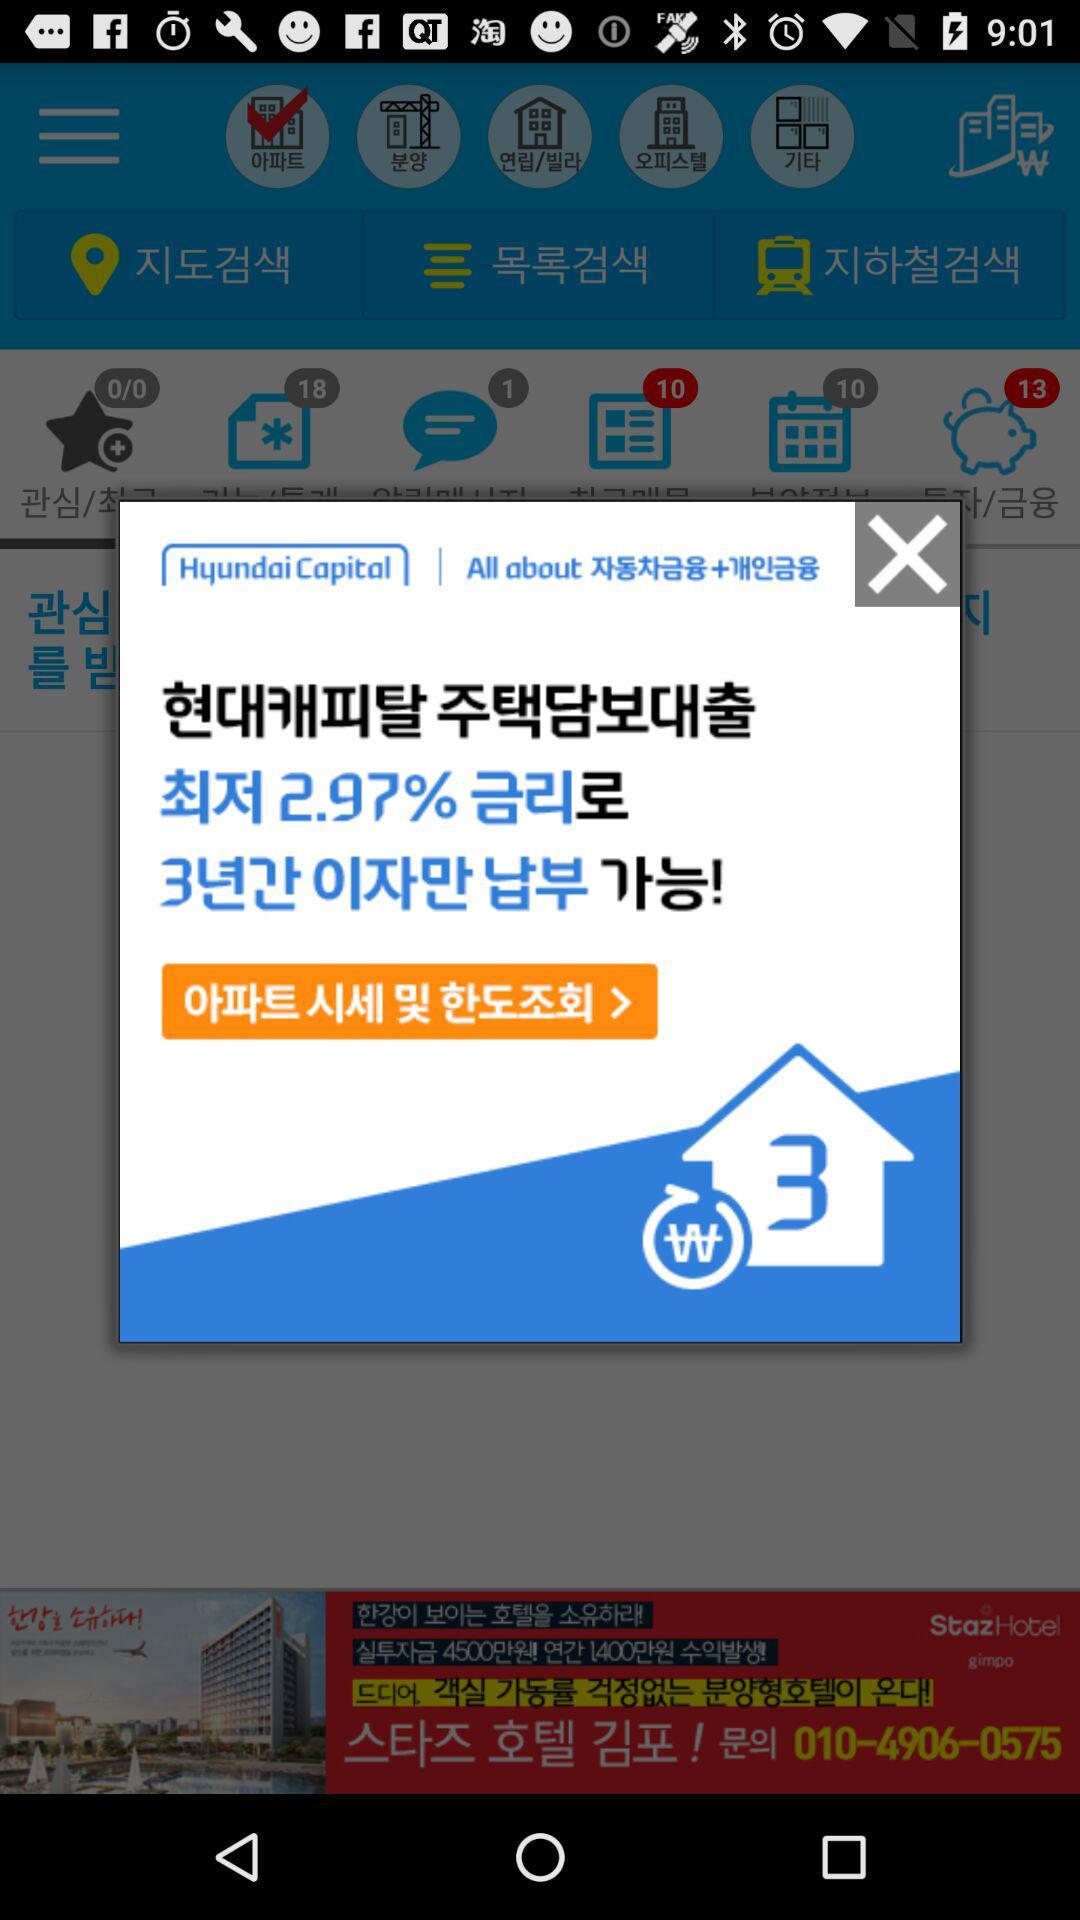 The width and height of the screenshot is (1080, 1920). What do you see at coordinates (907, 554) in the screenshot?
I see `icon at the top right corner` at bounding box center [907, 554].